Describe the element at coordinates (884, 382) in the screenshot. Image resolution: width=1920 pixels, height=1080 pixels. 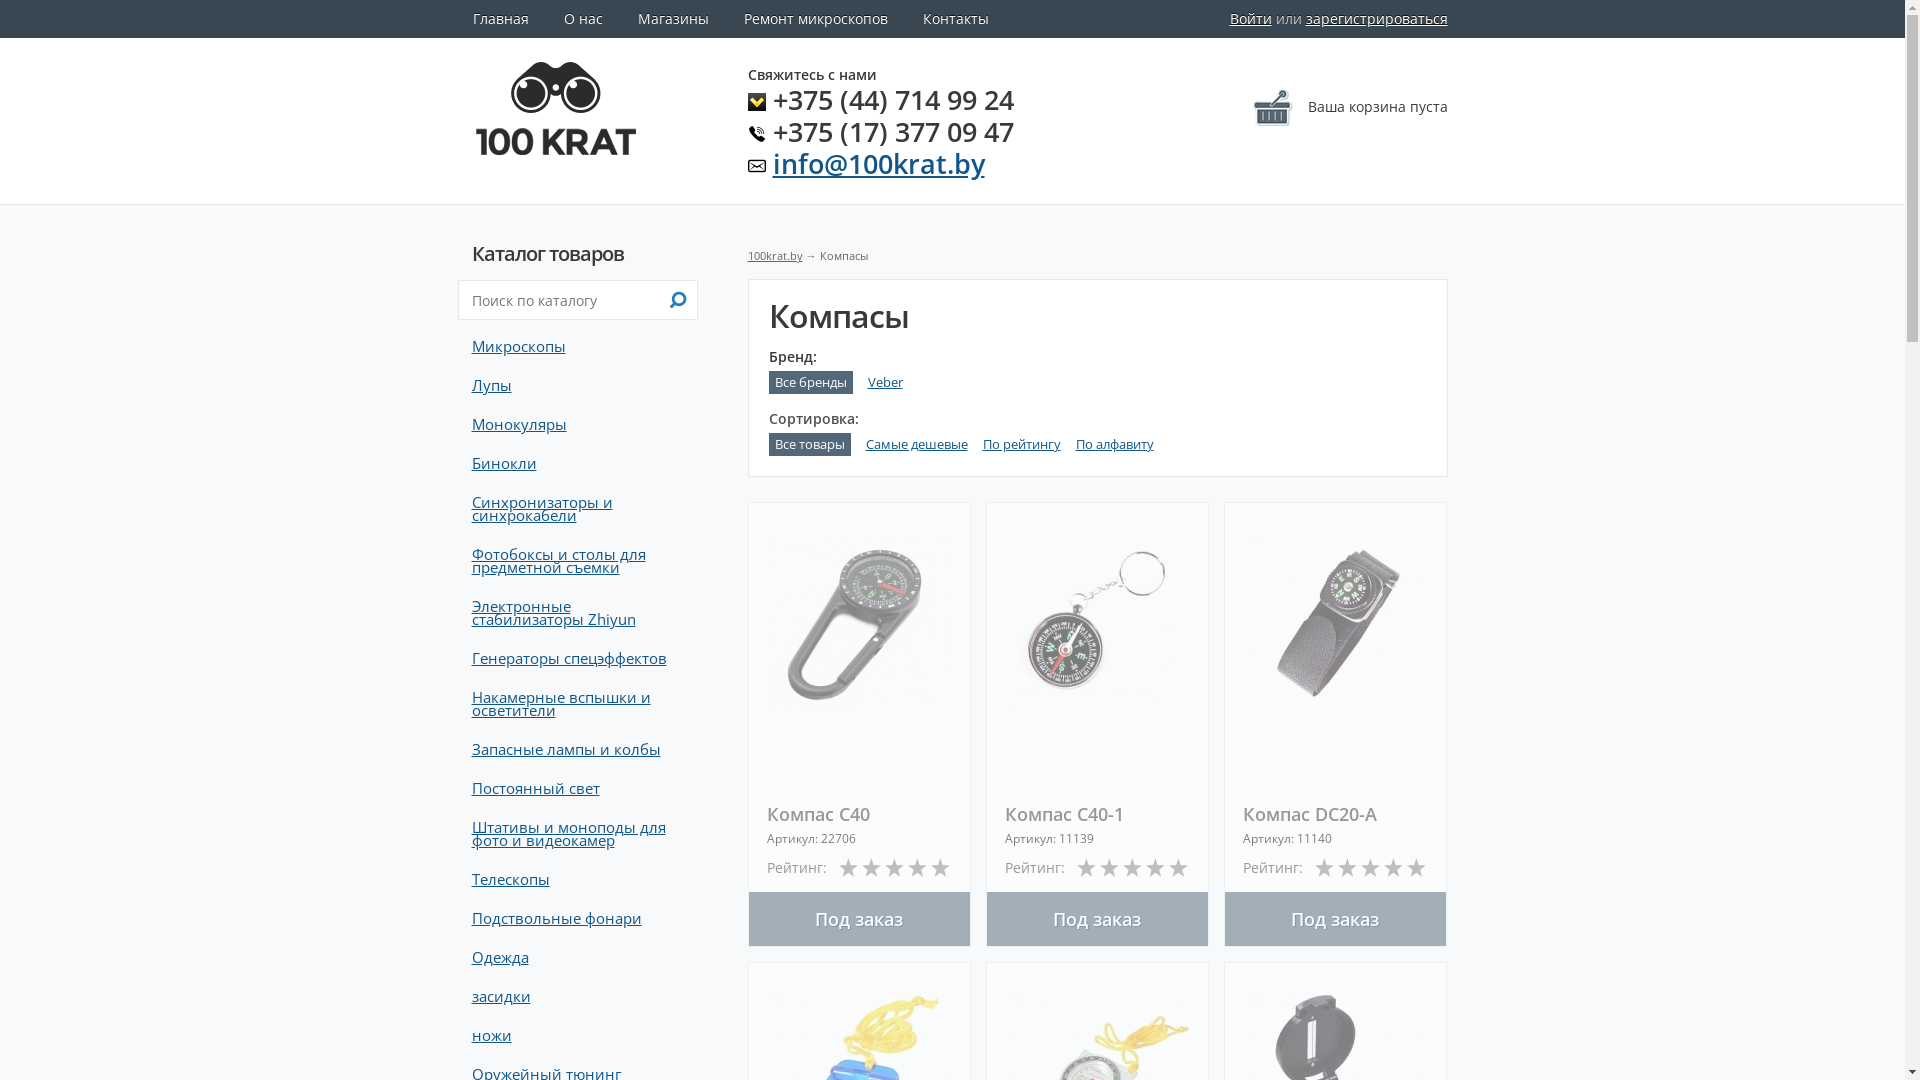
I see `'Veber'` at that location.